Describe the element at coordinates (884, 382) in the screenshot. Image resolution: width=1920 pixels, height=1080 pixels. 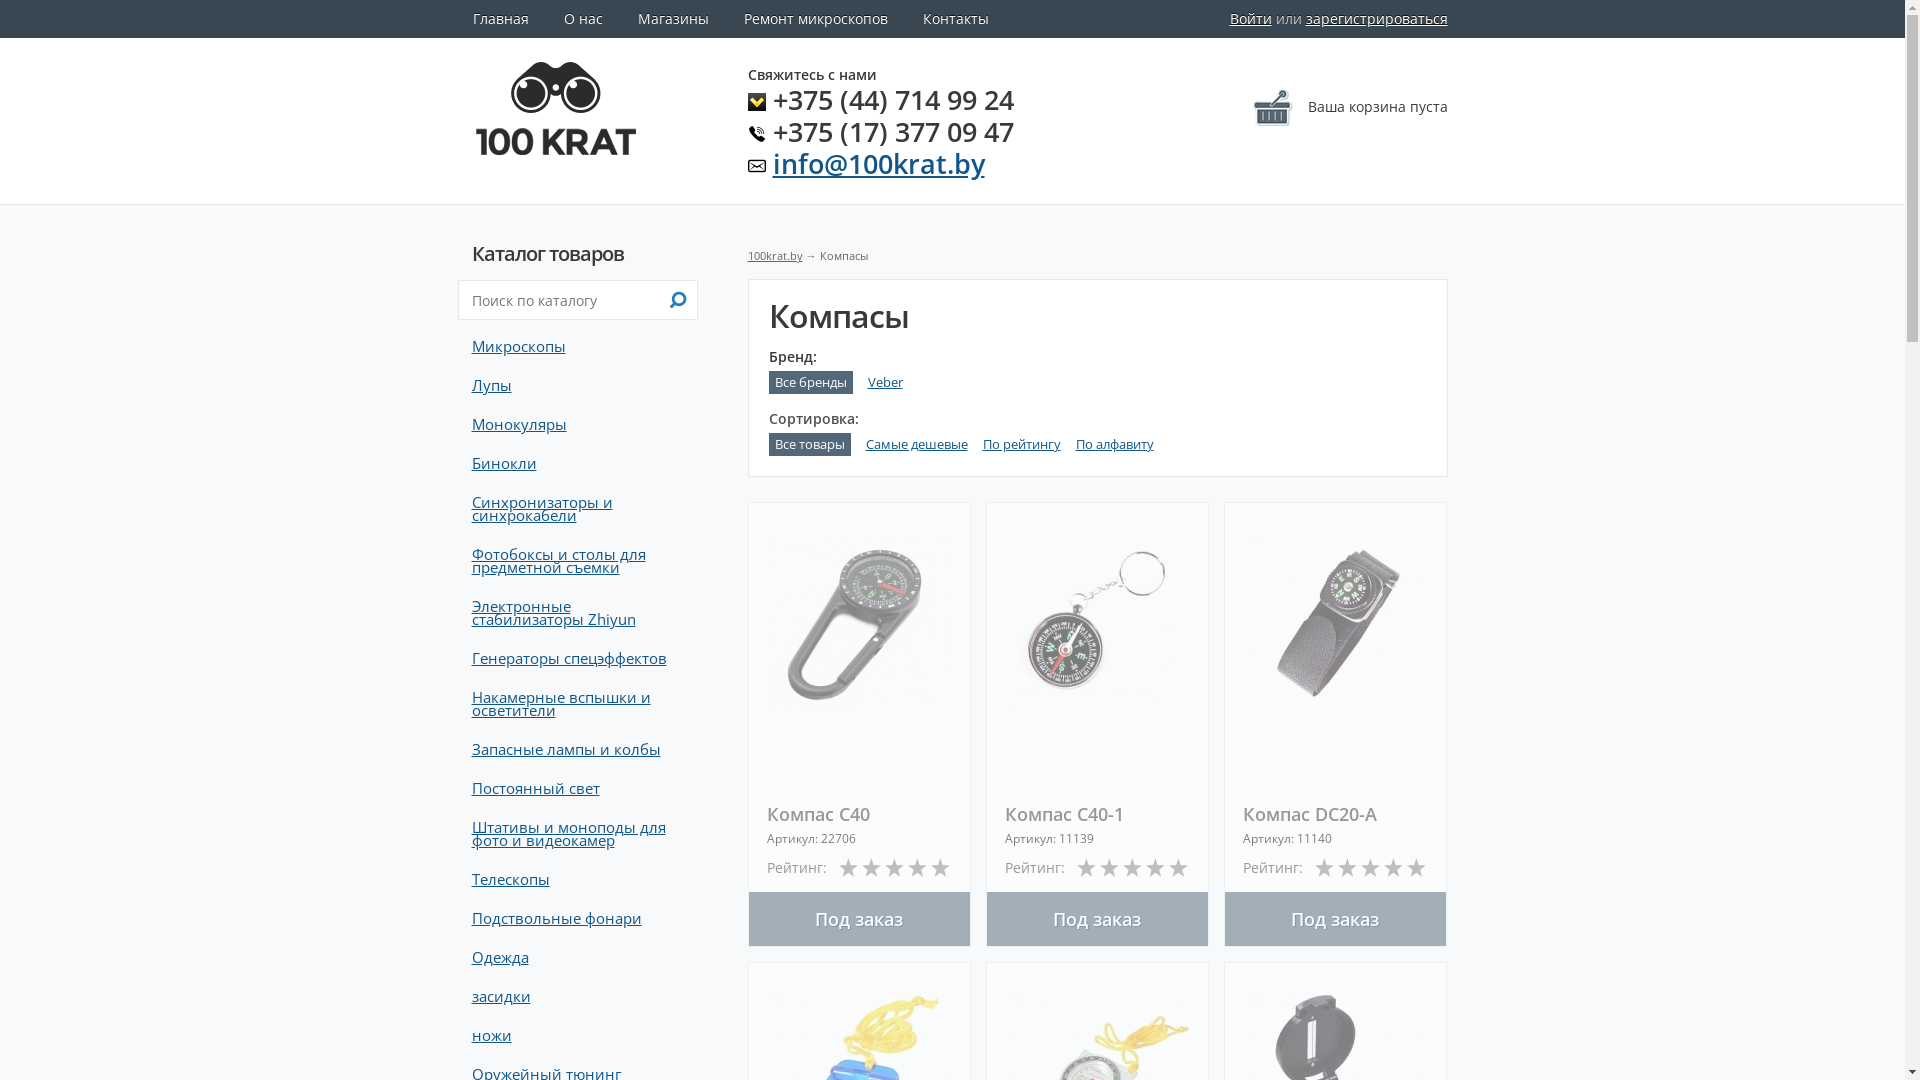
I see `'Veber'` at that location.